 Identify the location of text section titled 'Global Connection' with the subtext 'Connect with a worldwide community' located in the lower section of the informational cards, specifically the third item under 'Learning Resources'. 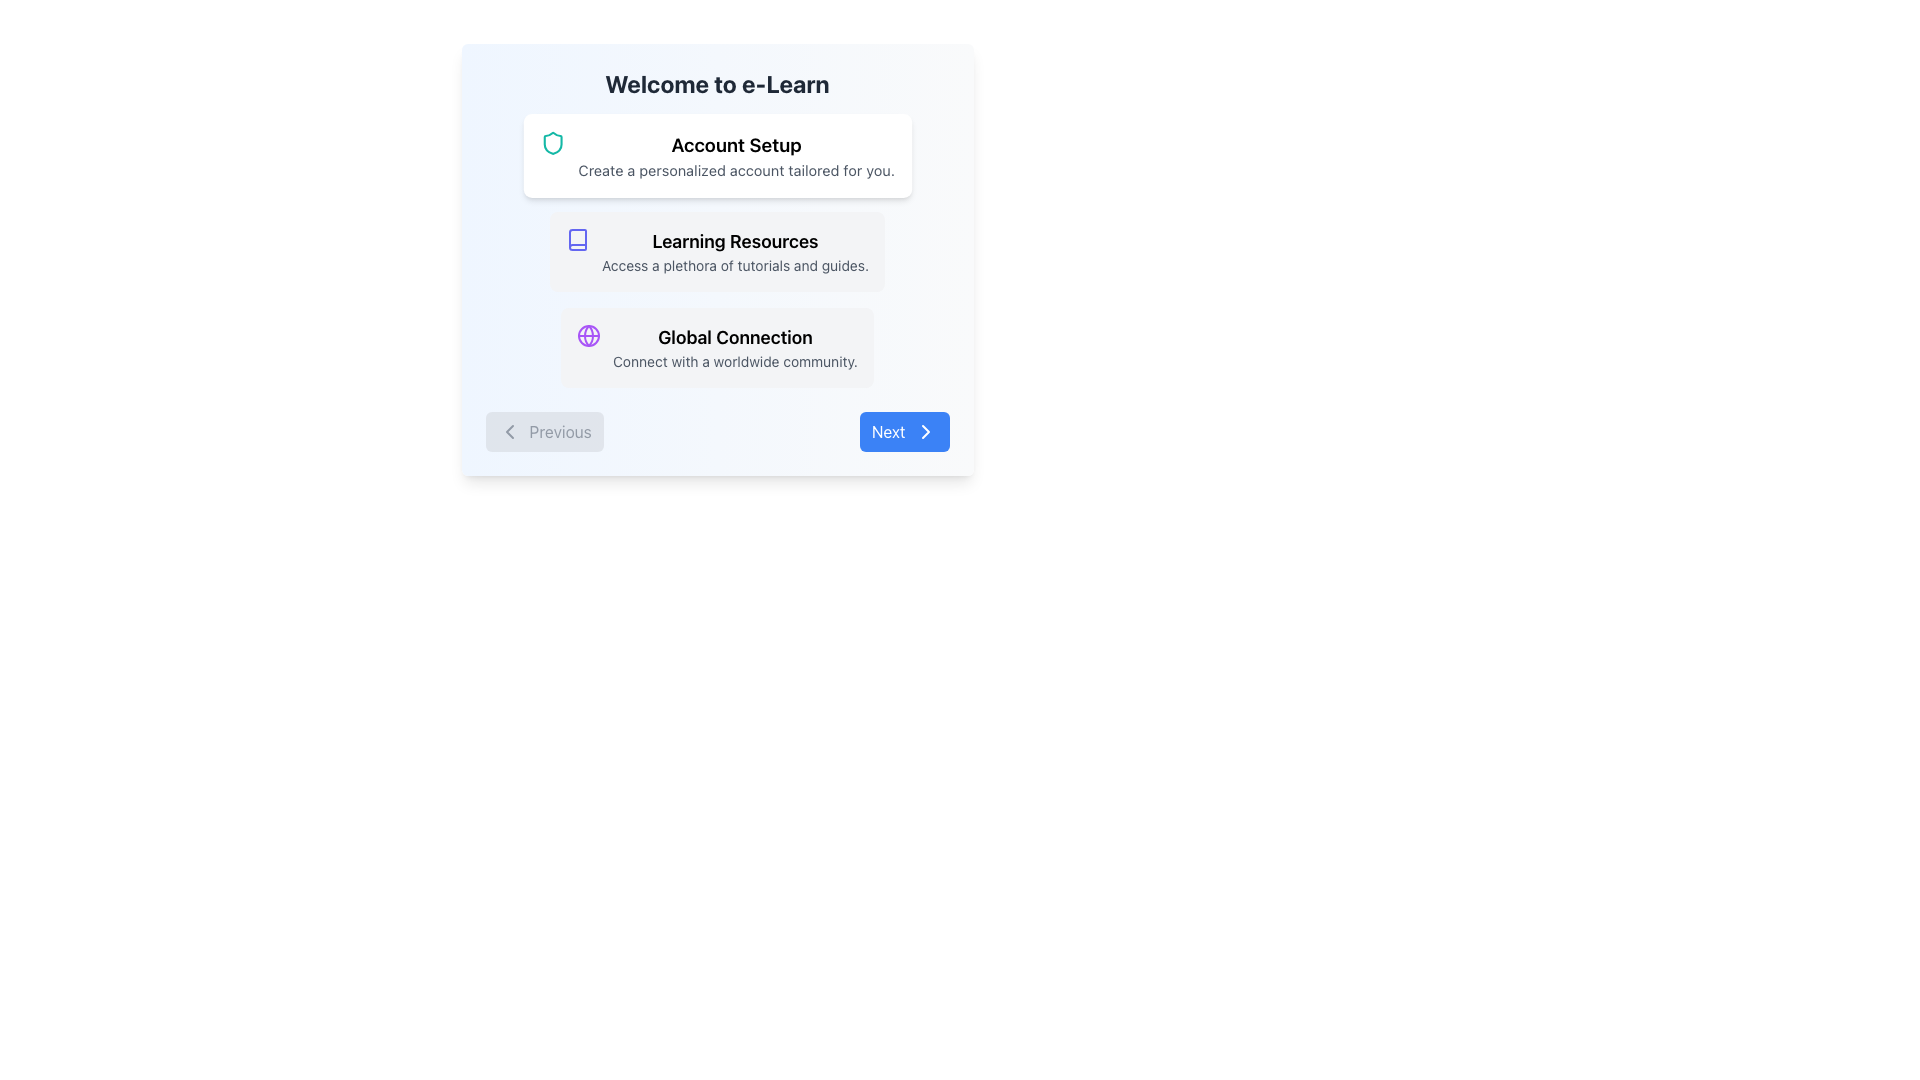
(734, 346).